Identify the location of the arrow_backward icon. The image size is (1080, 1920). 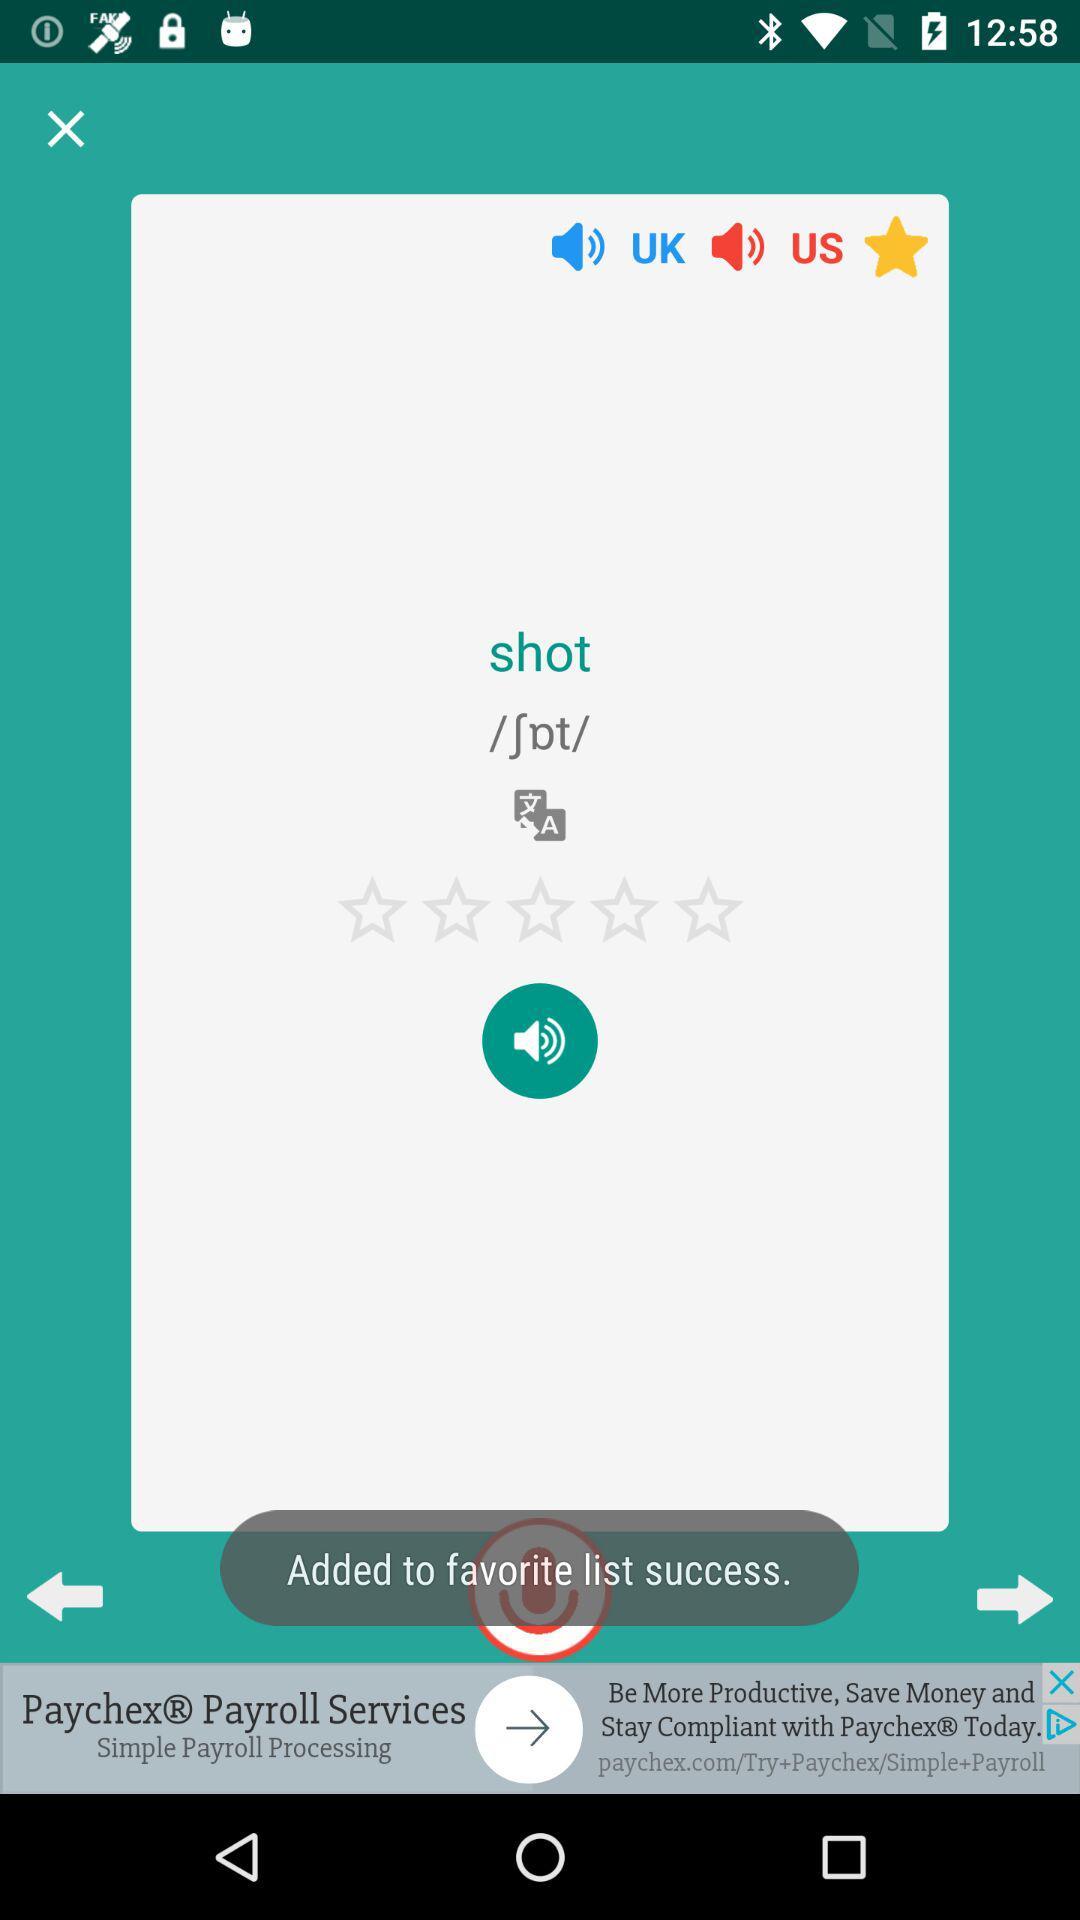
(80, 1579).